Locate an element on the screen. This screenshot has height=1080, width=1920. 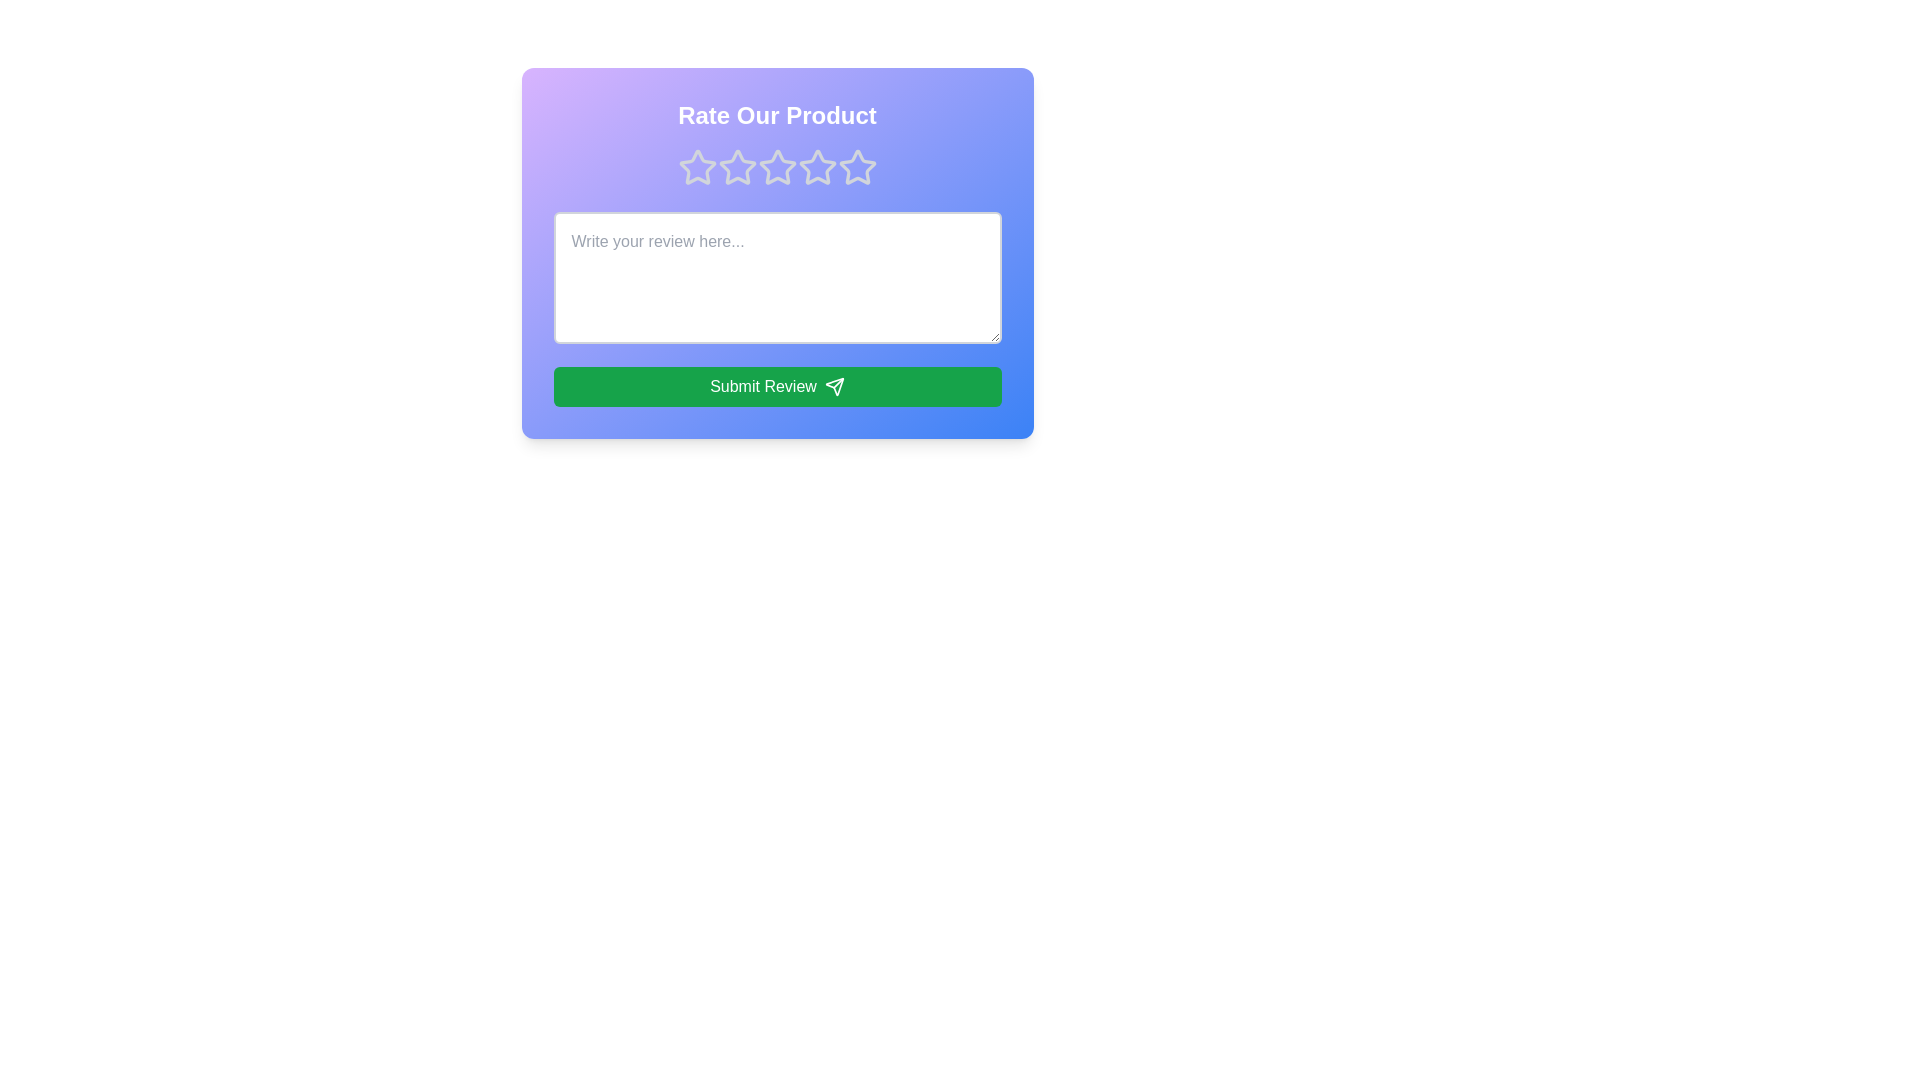
the second star in the horizontal group of five stars is located at coordinates (736, 167).